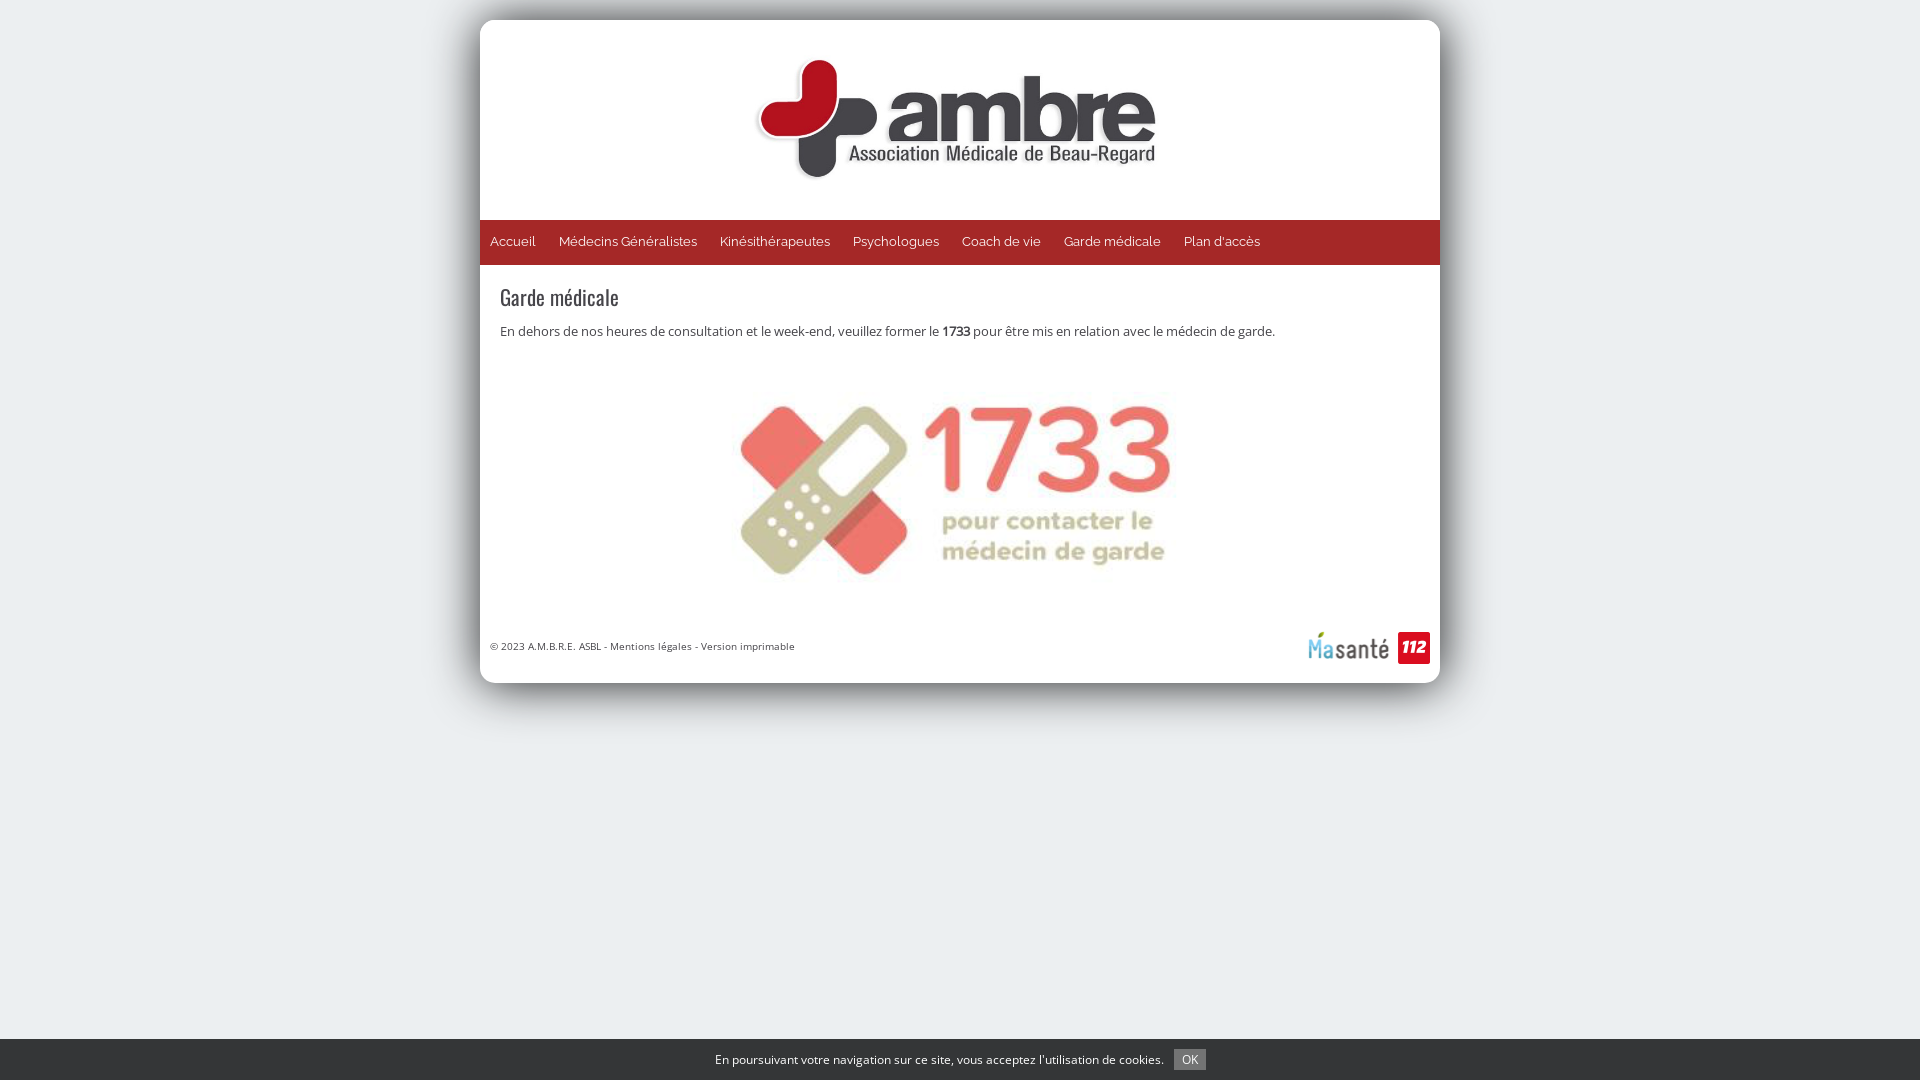  I want to click on 'Version imprimable', so click(747, 645).